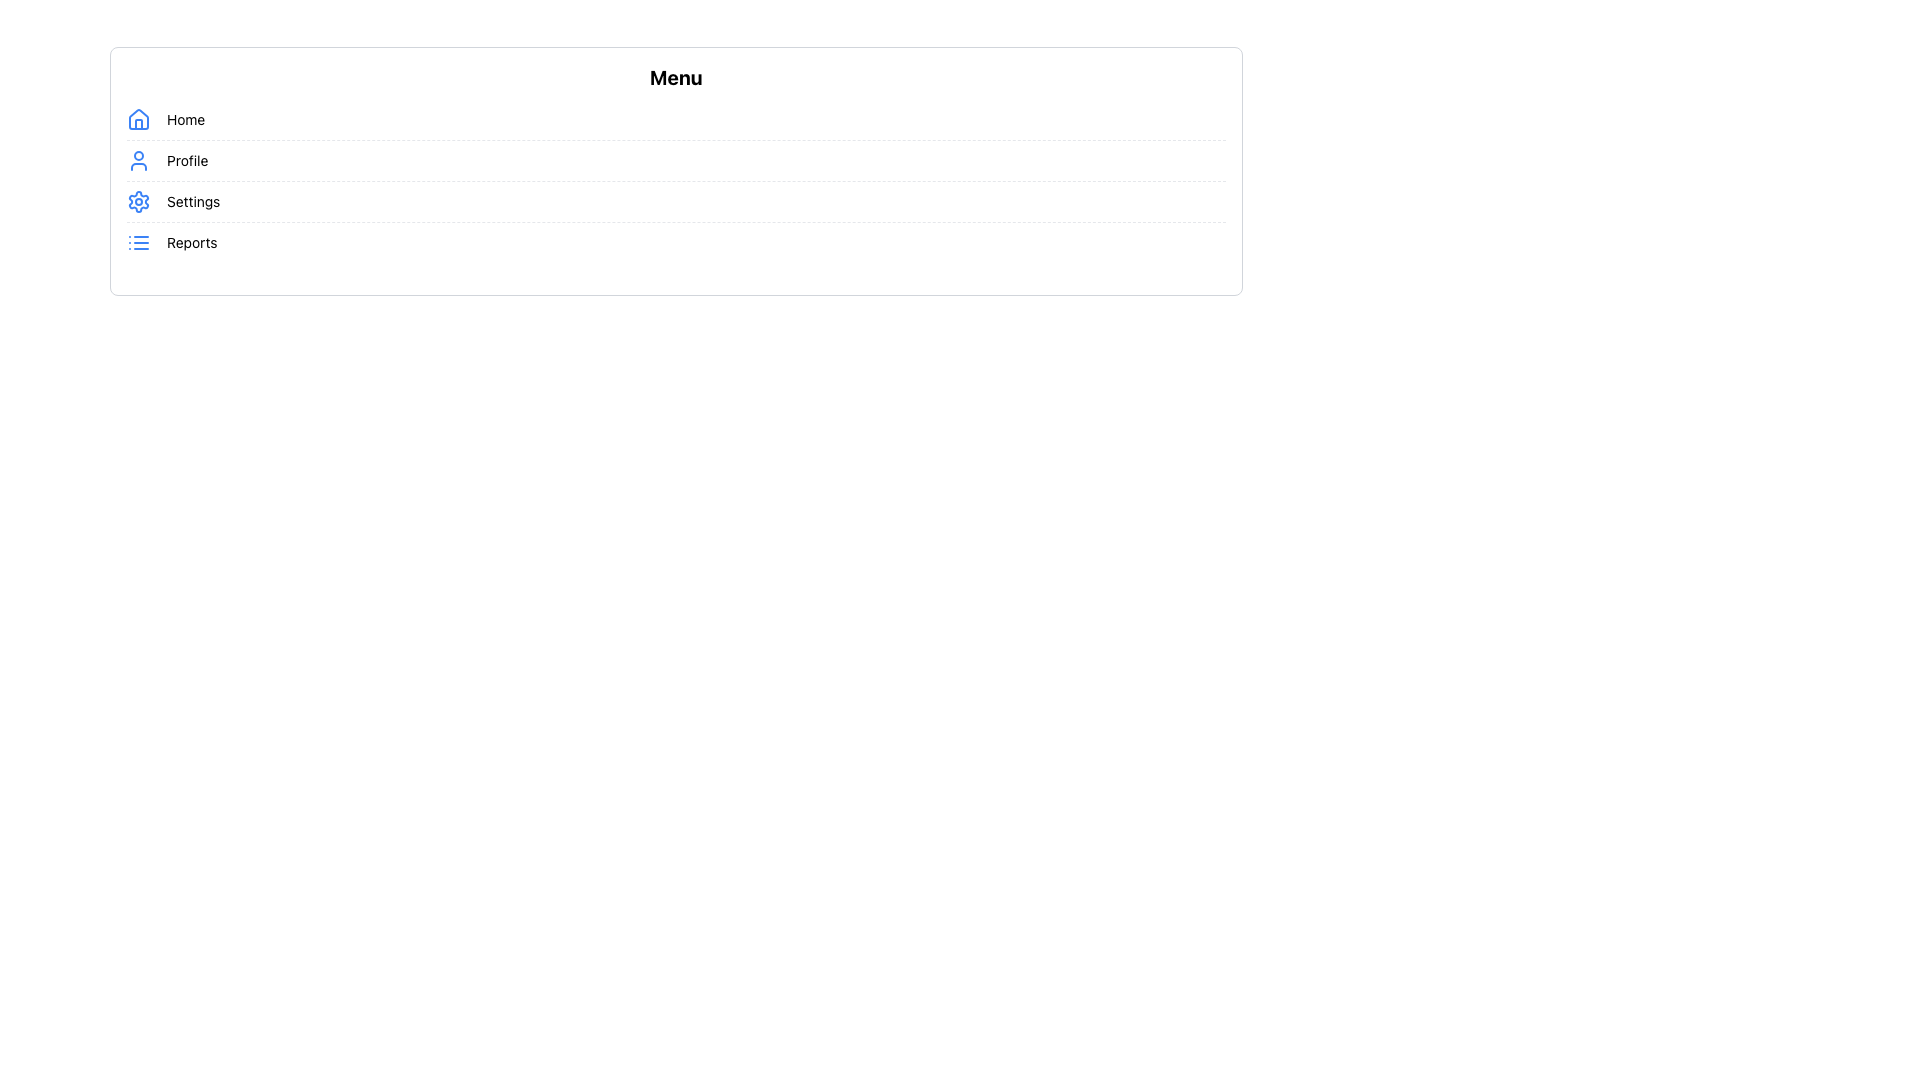  Describe the element at coordinates (138, 201) in the screenshot. I see `the gear-like icon representing the 'Settings' functionality in the menu, located adjacent to the 'Settings' label` at that location.